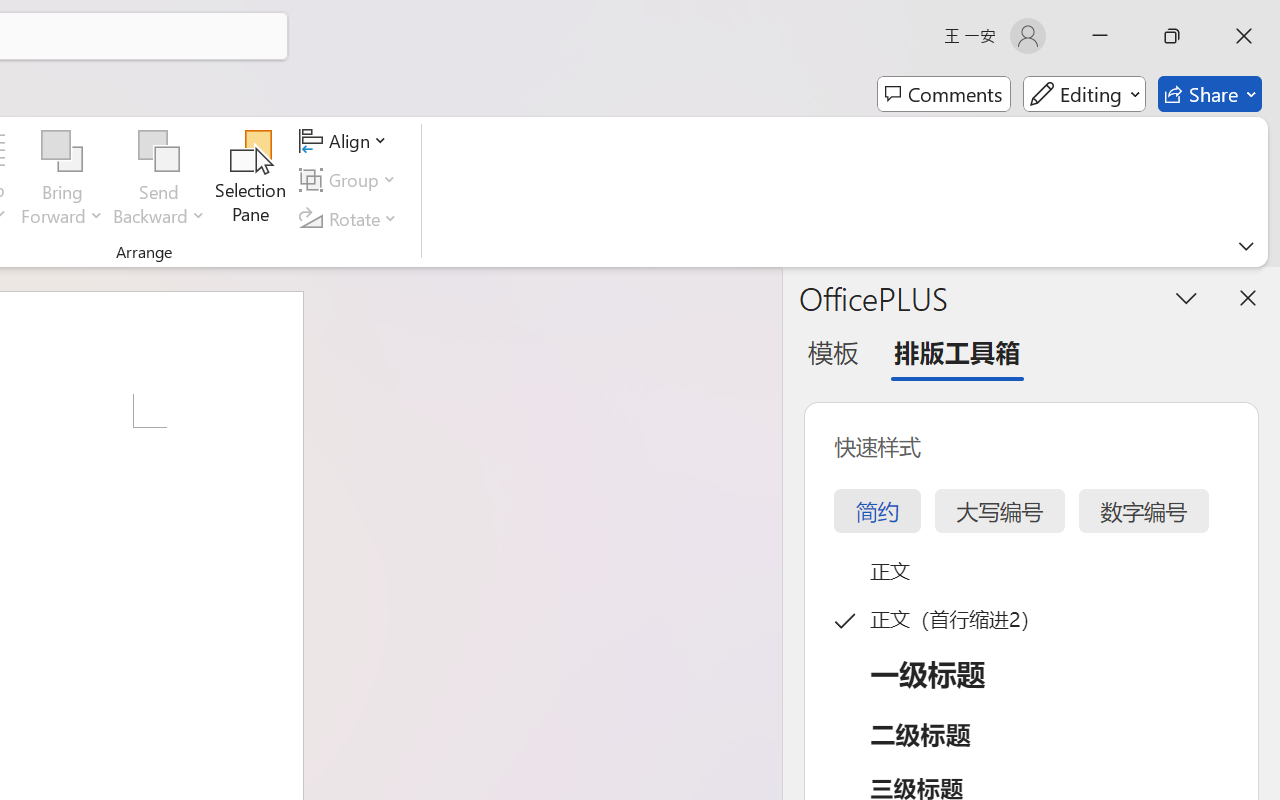 The height and width of the screenshot is (800, 1280). Describe the element at coordinates (158, 151) in the screenshot. I see `'Send Backward'` at that location.